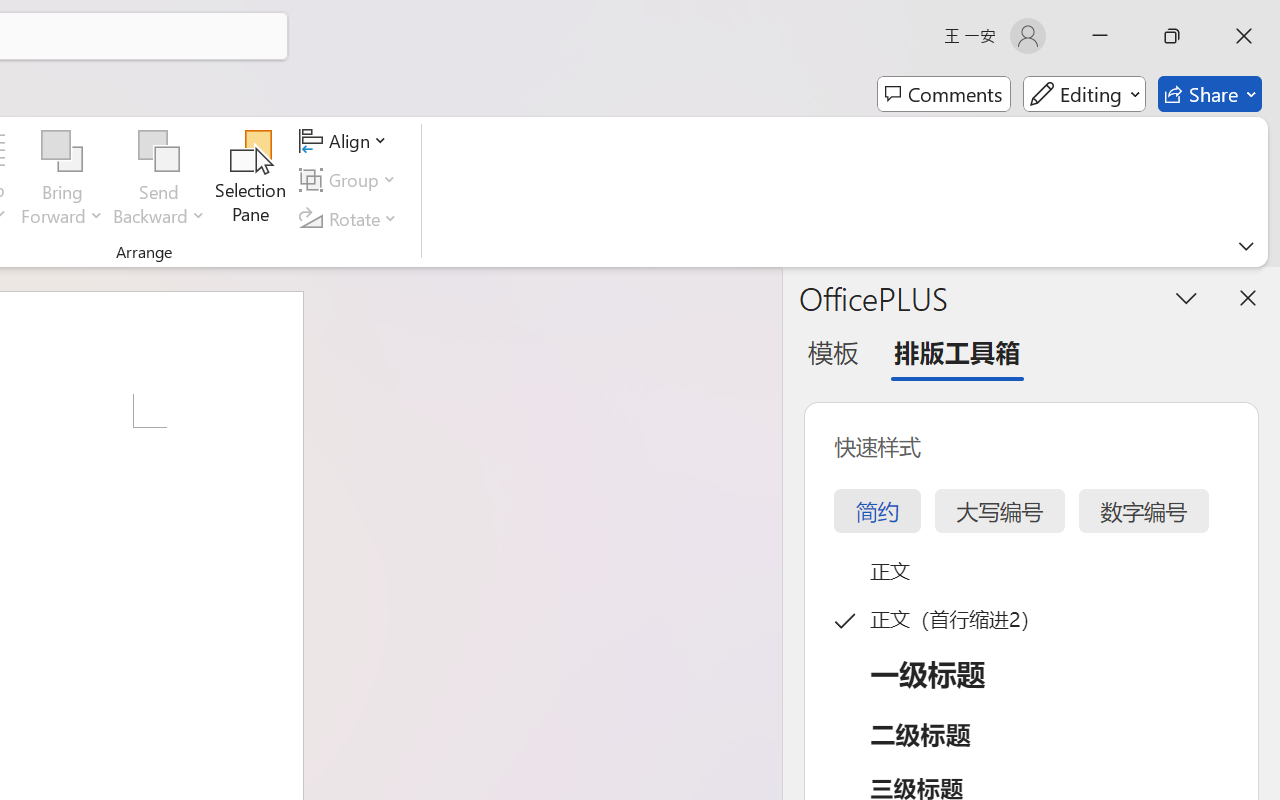 The height and width of the screenshot is (800, 1280). Describe the element at coordinates (158, 151) in the screenshot. I see `'Send Backward'` at that location.